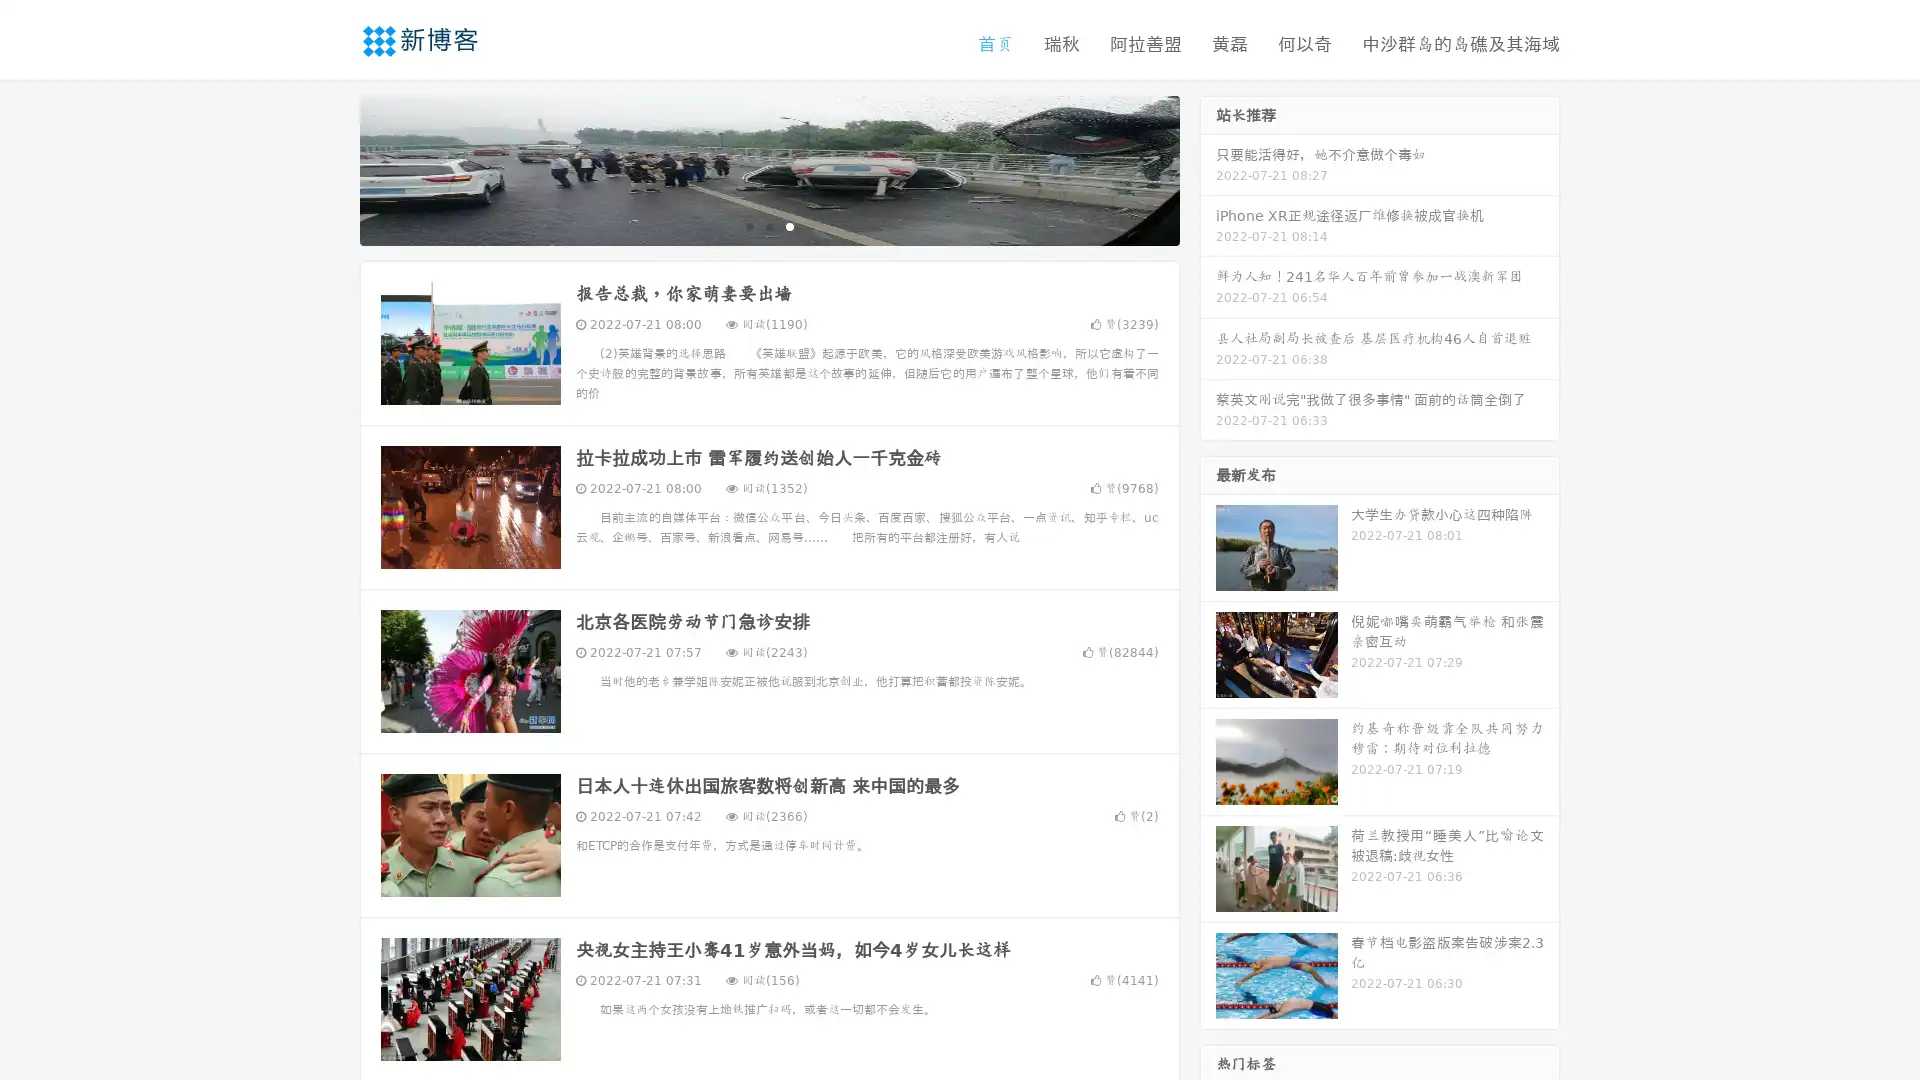 This screenshot has height=1080, width=1920. I want to click on Previous slide, so click(330, 168).